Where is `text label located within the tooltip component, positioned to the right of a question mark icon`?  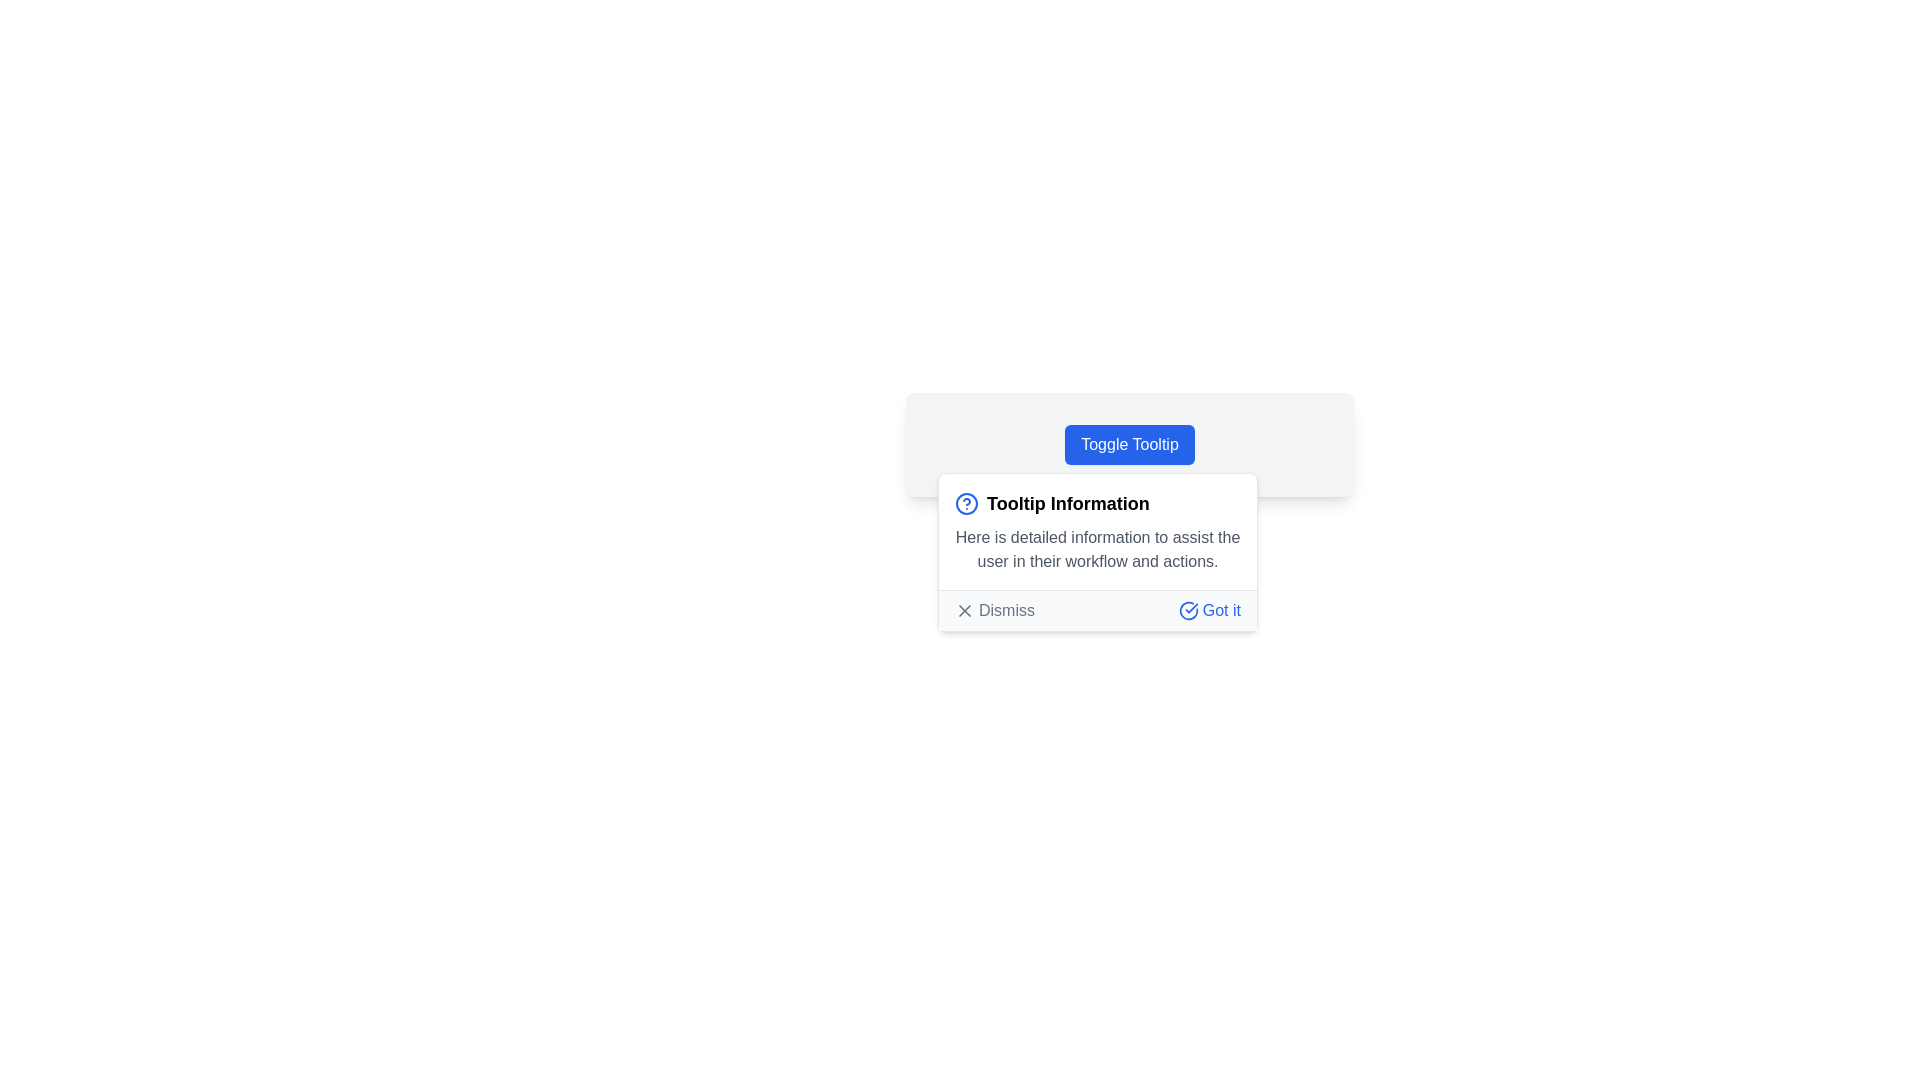 text label located within the tooltip component, positioned to the right of a question mark icon is located at coordinates (1067, 503).